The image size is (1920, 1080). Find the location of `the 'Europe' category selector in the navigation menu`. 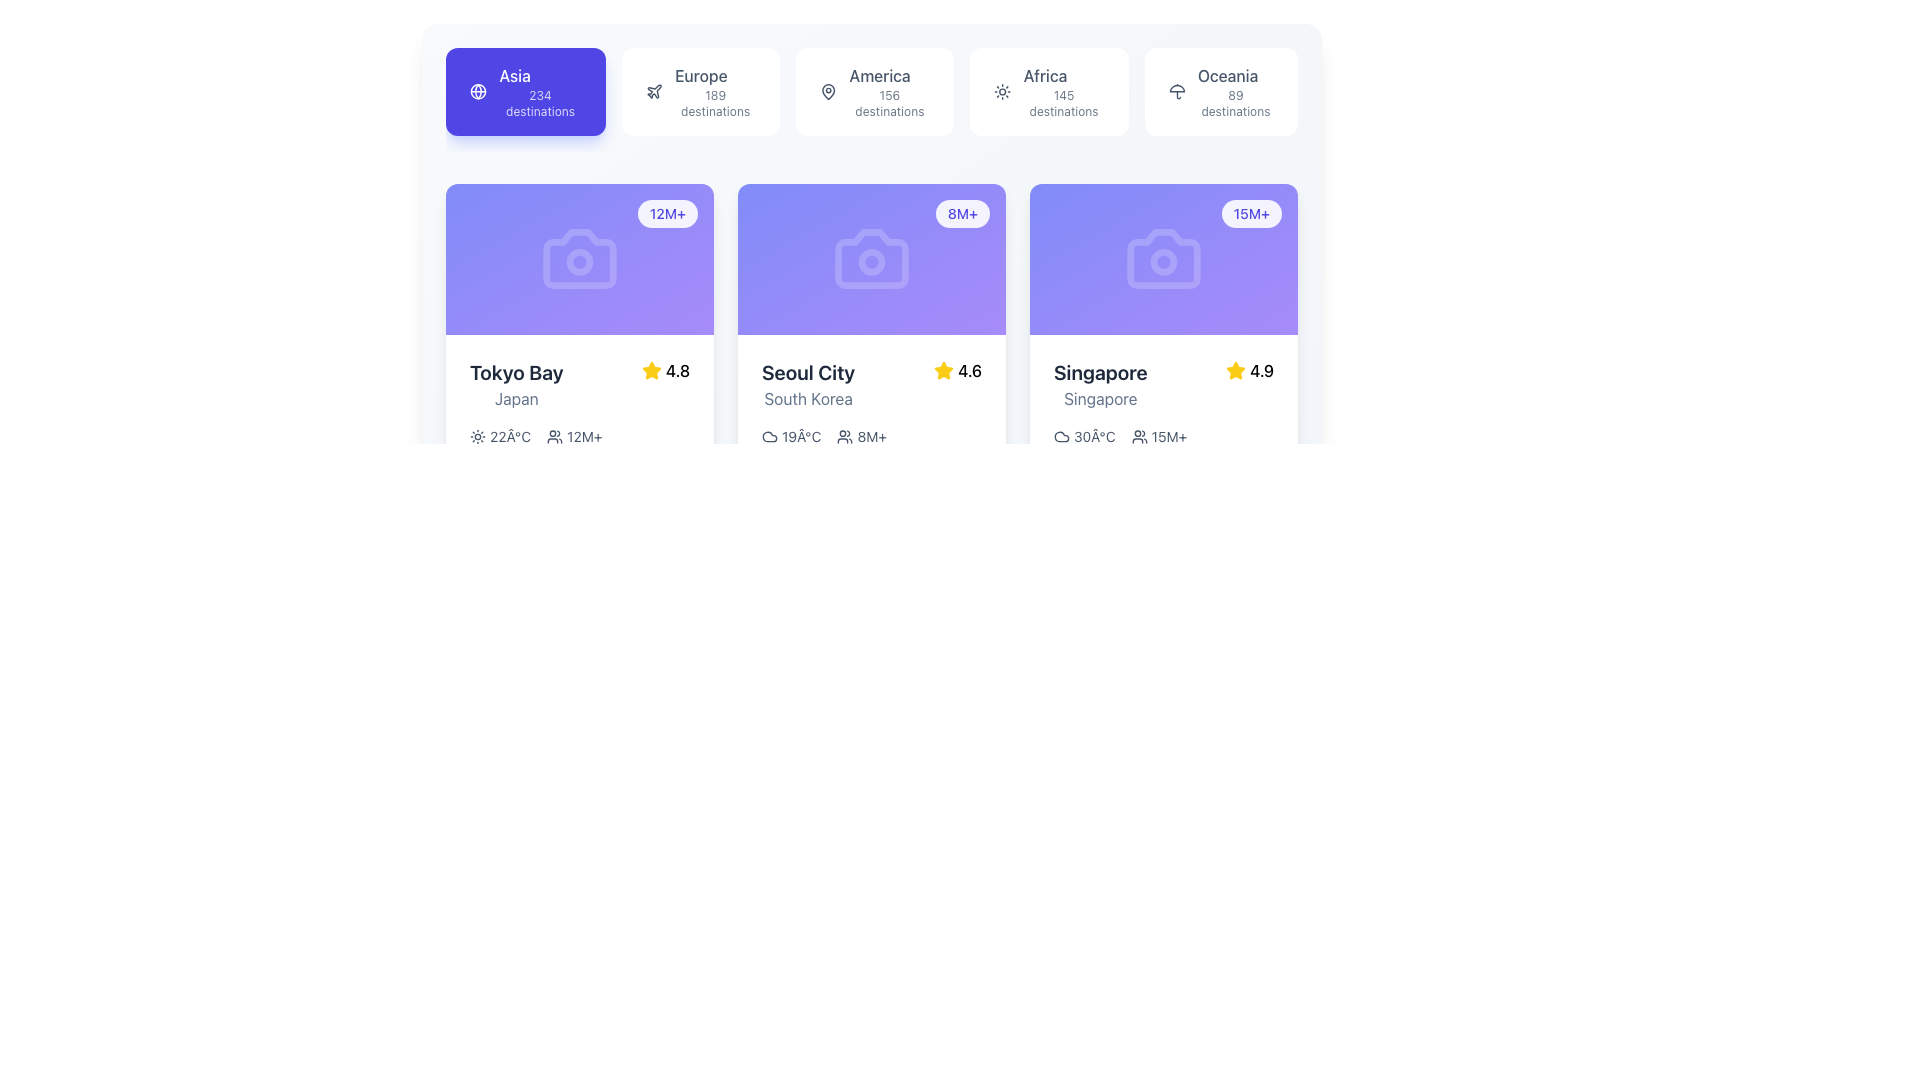

the 'Europe' category selector in the navigation menu is located at coordinates (715, 92).